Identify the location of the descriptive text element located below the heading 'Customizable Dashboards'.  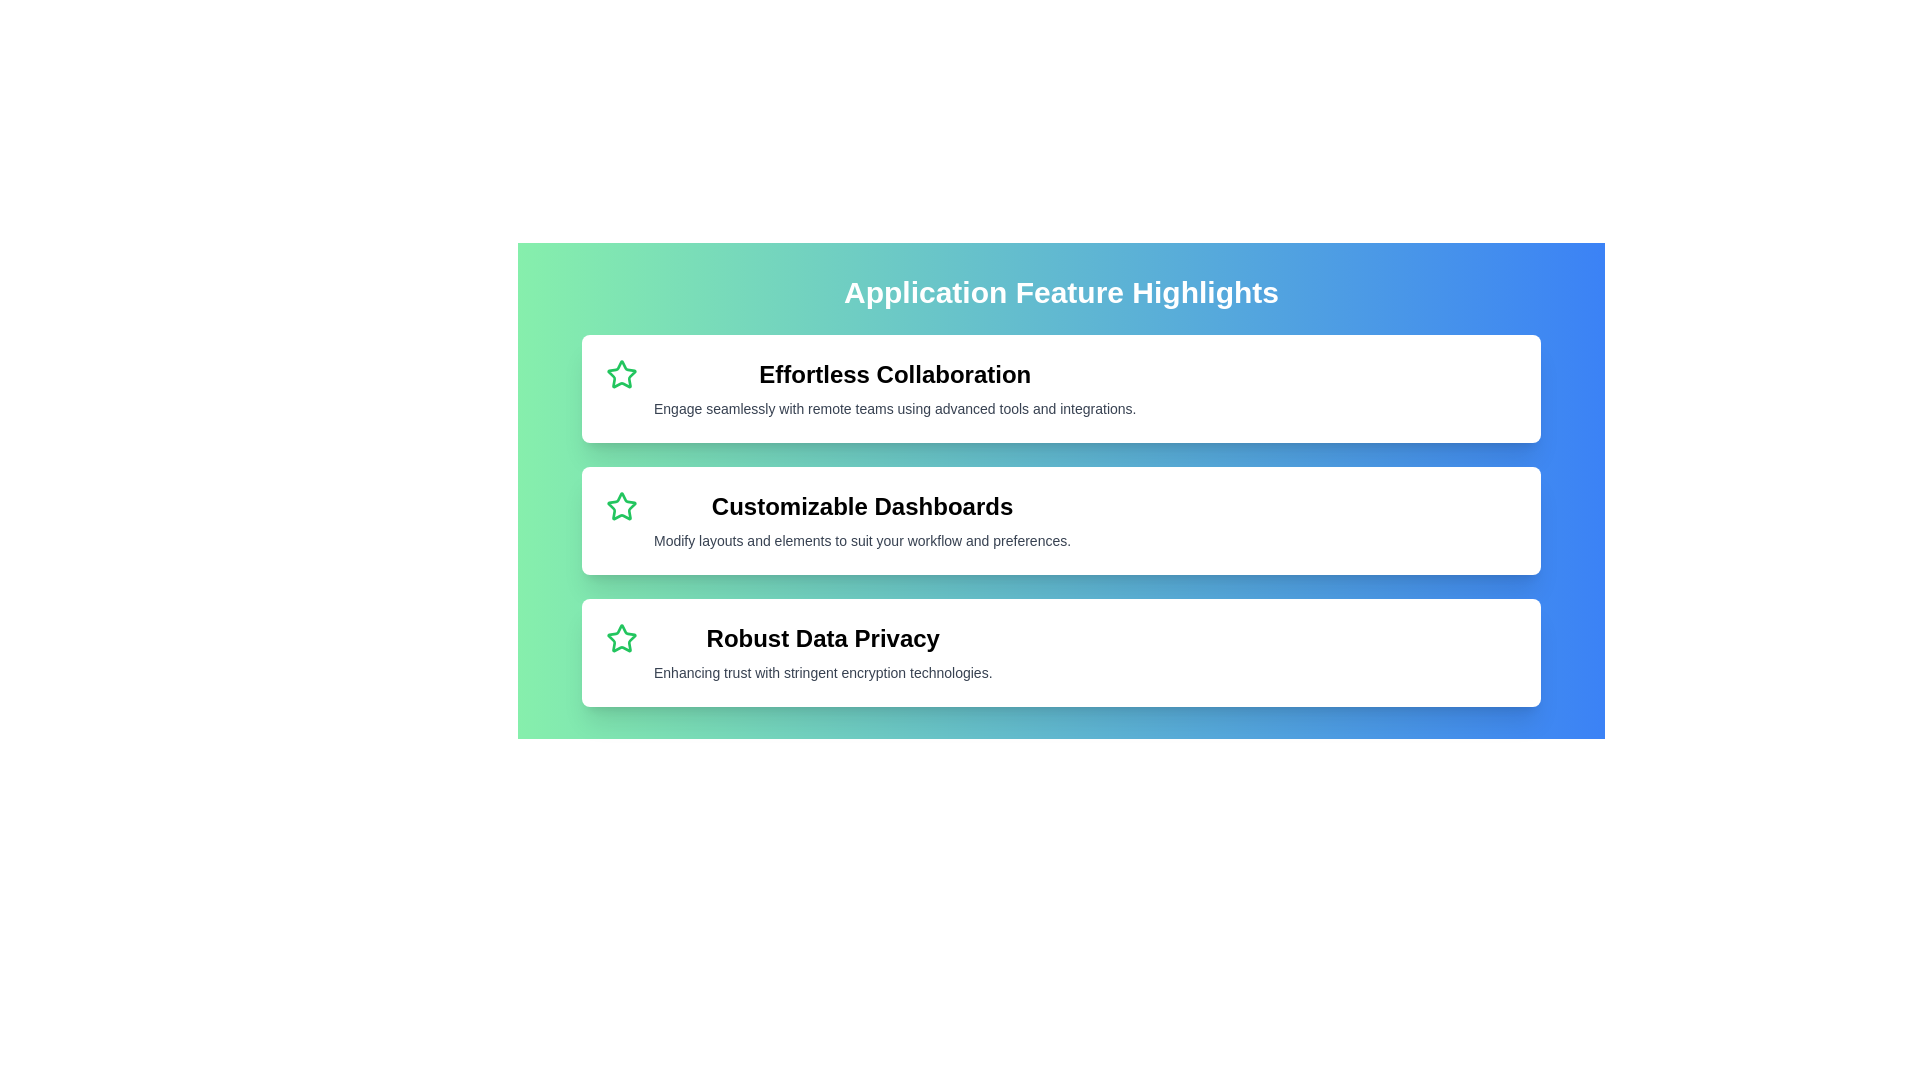
(862, 540).